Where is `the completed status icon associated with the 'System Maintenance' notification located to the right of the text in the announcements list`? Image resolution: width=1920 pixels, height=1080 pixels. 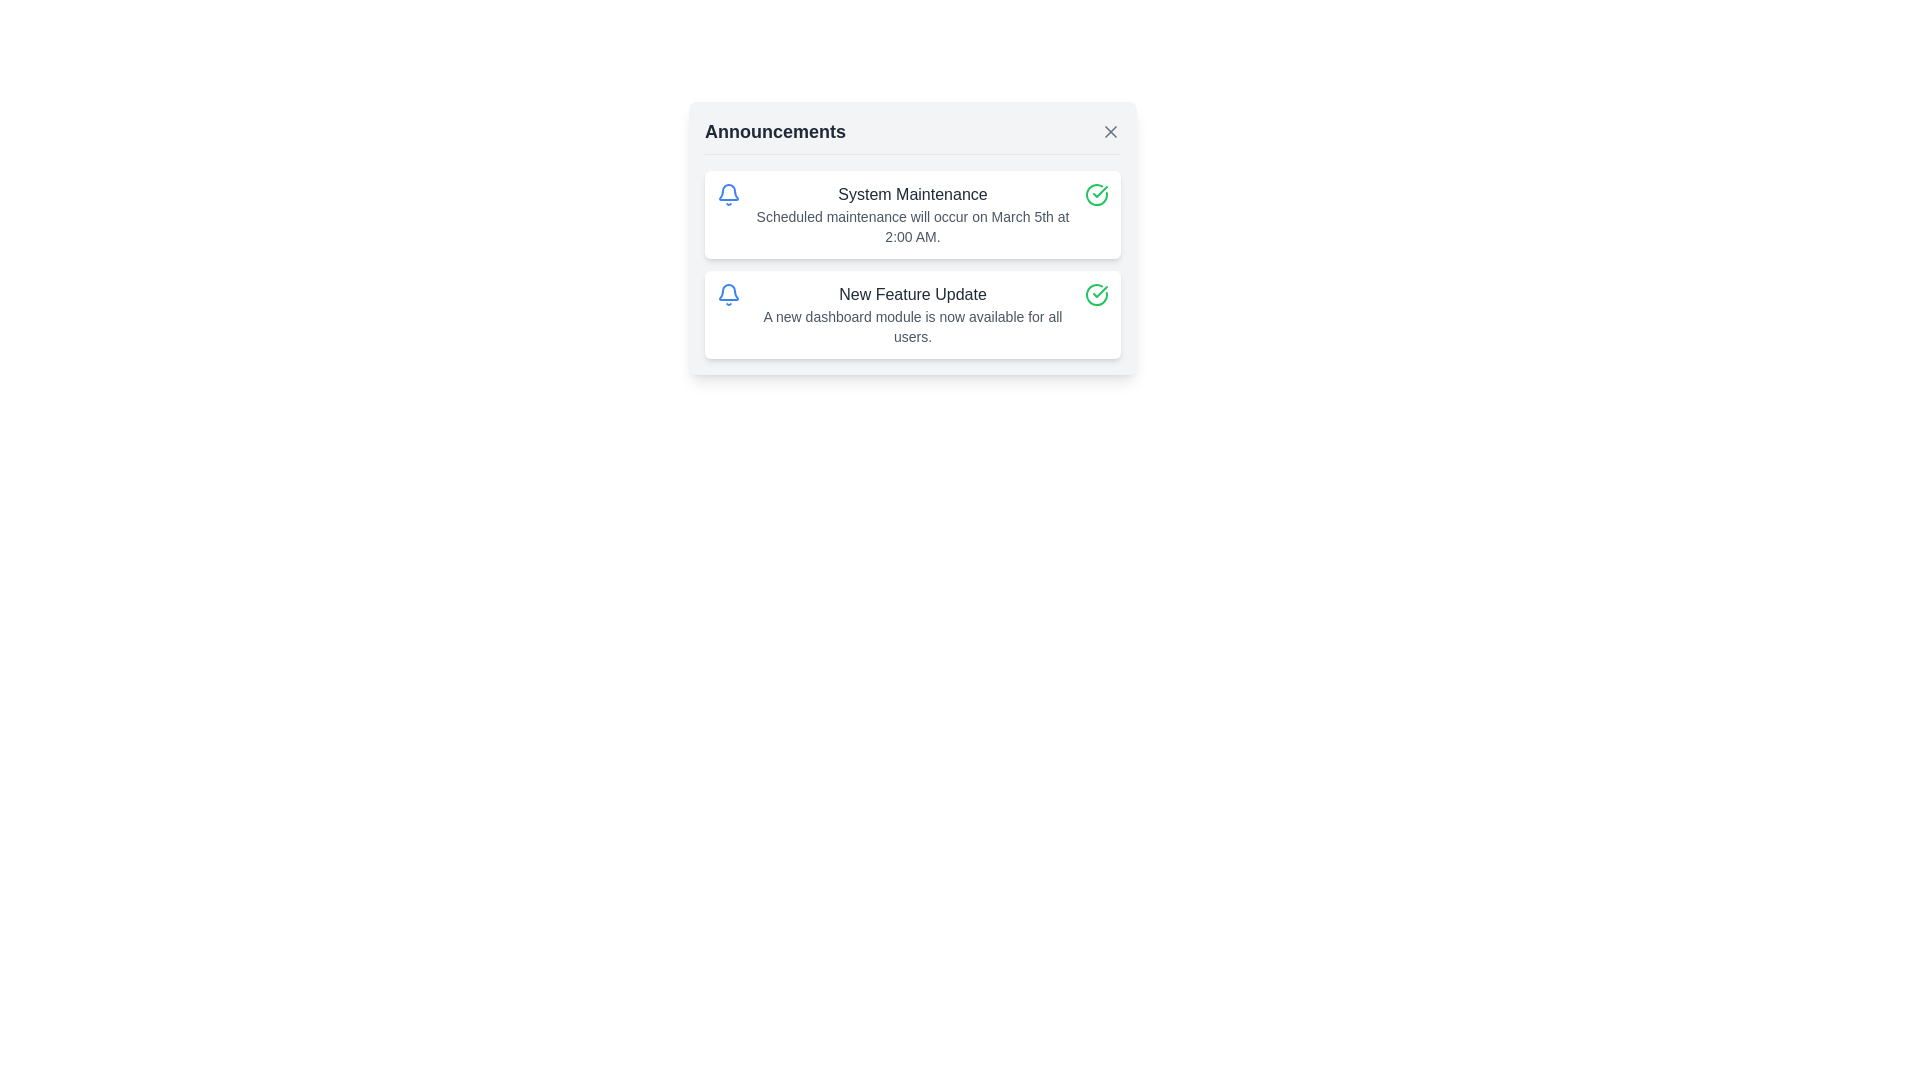
the completed status icon associated with the 'System Maintenance' notification located to the right of the text in the announcements list is located at coordinates (1099, 292).